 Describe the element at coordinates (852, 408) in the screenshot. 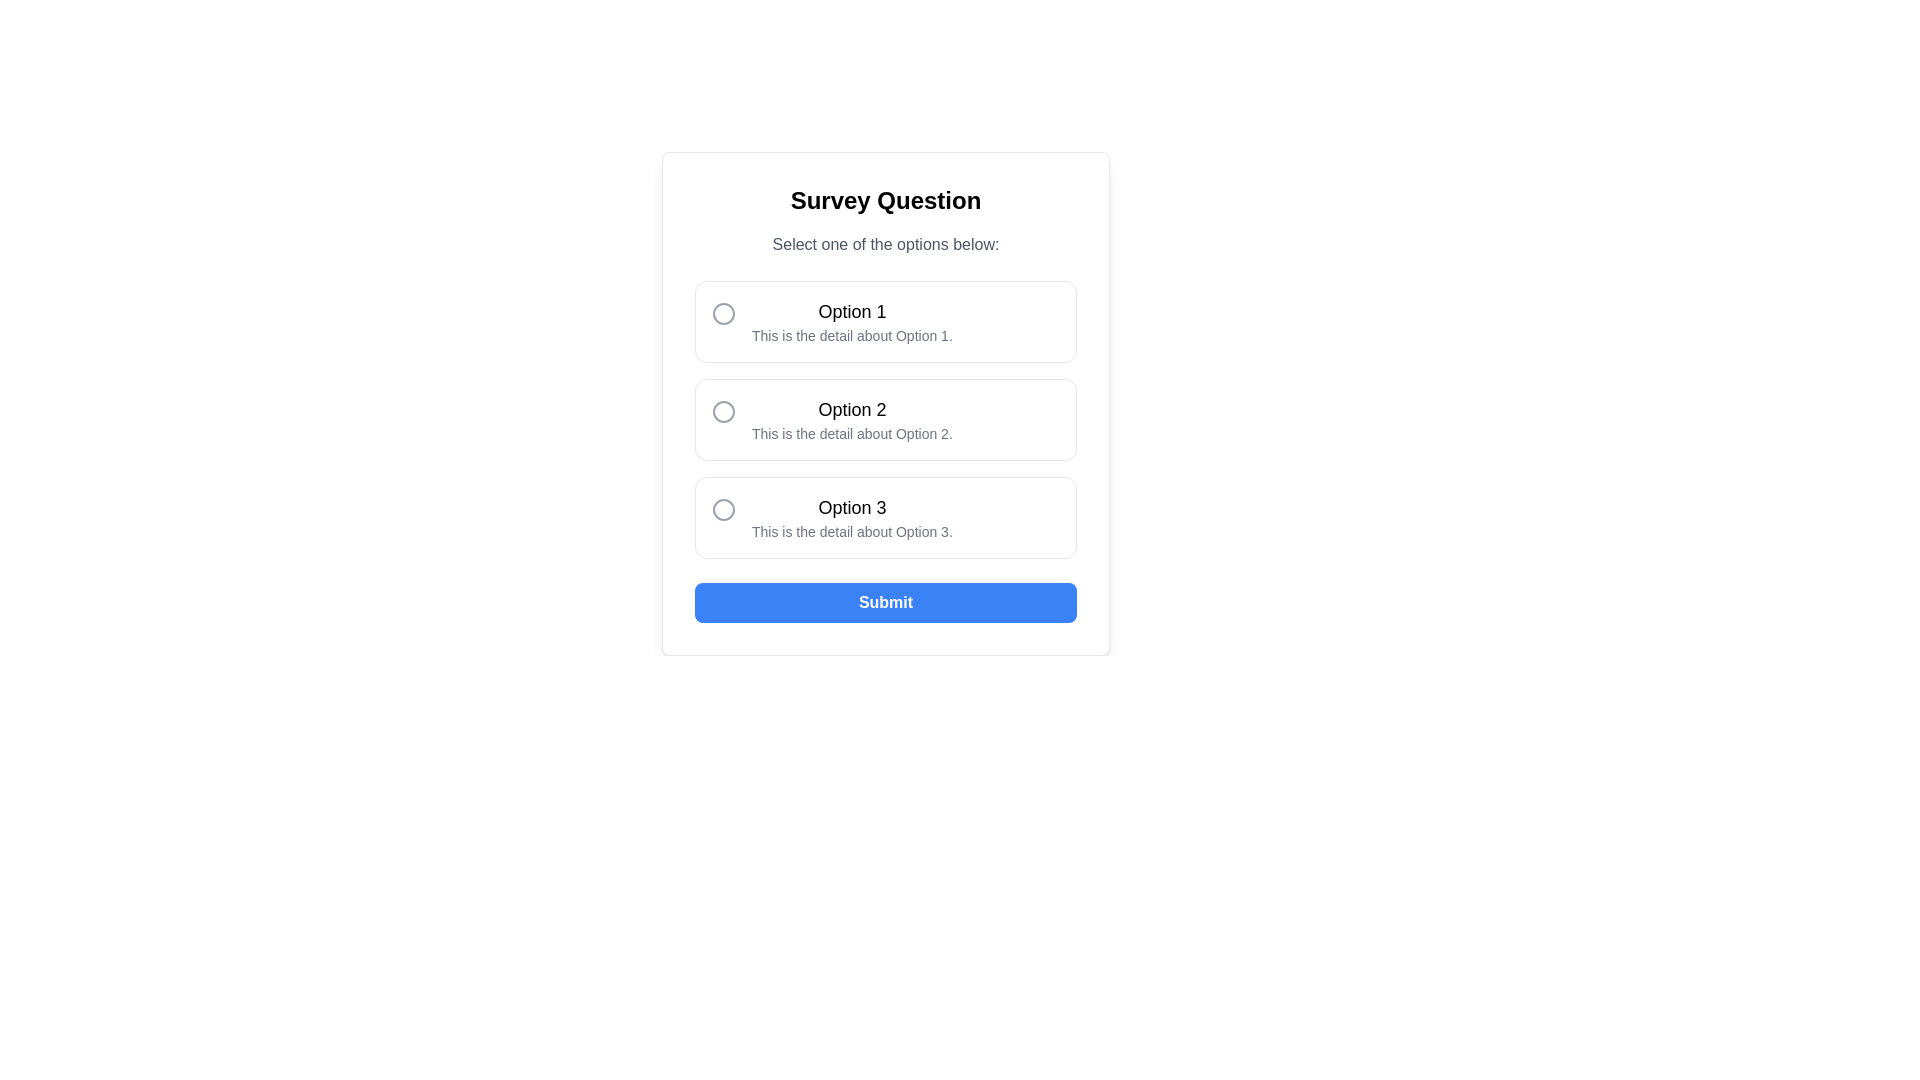

I see `the text label that displays 'Option 2', which is styled as a prominent option title in the survey form interface` at that location.